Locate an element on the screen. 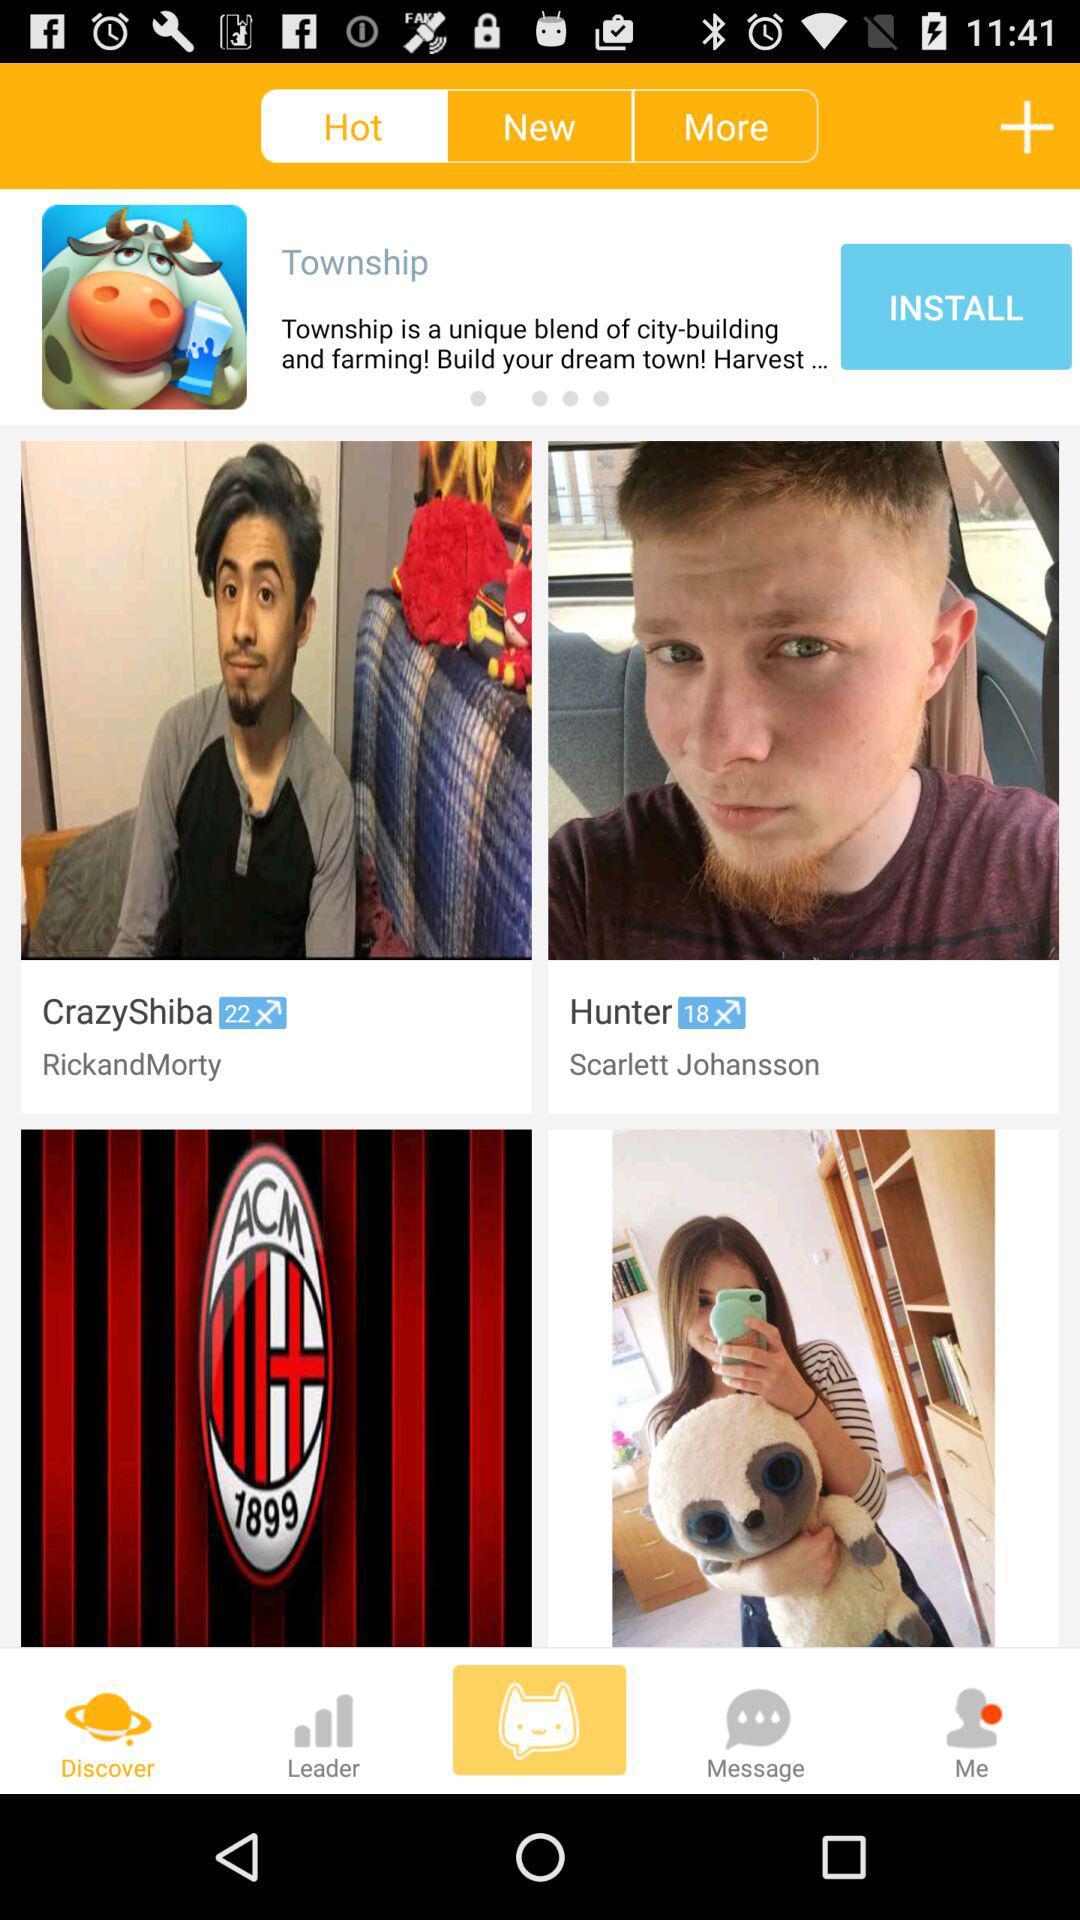 This screenshot has height=1920, width=1080. message in the bottom is located at coordinates (756, 1719).